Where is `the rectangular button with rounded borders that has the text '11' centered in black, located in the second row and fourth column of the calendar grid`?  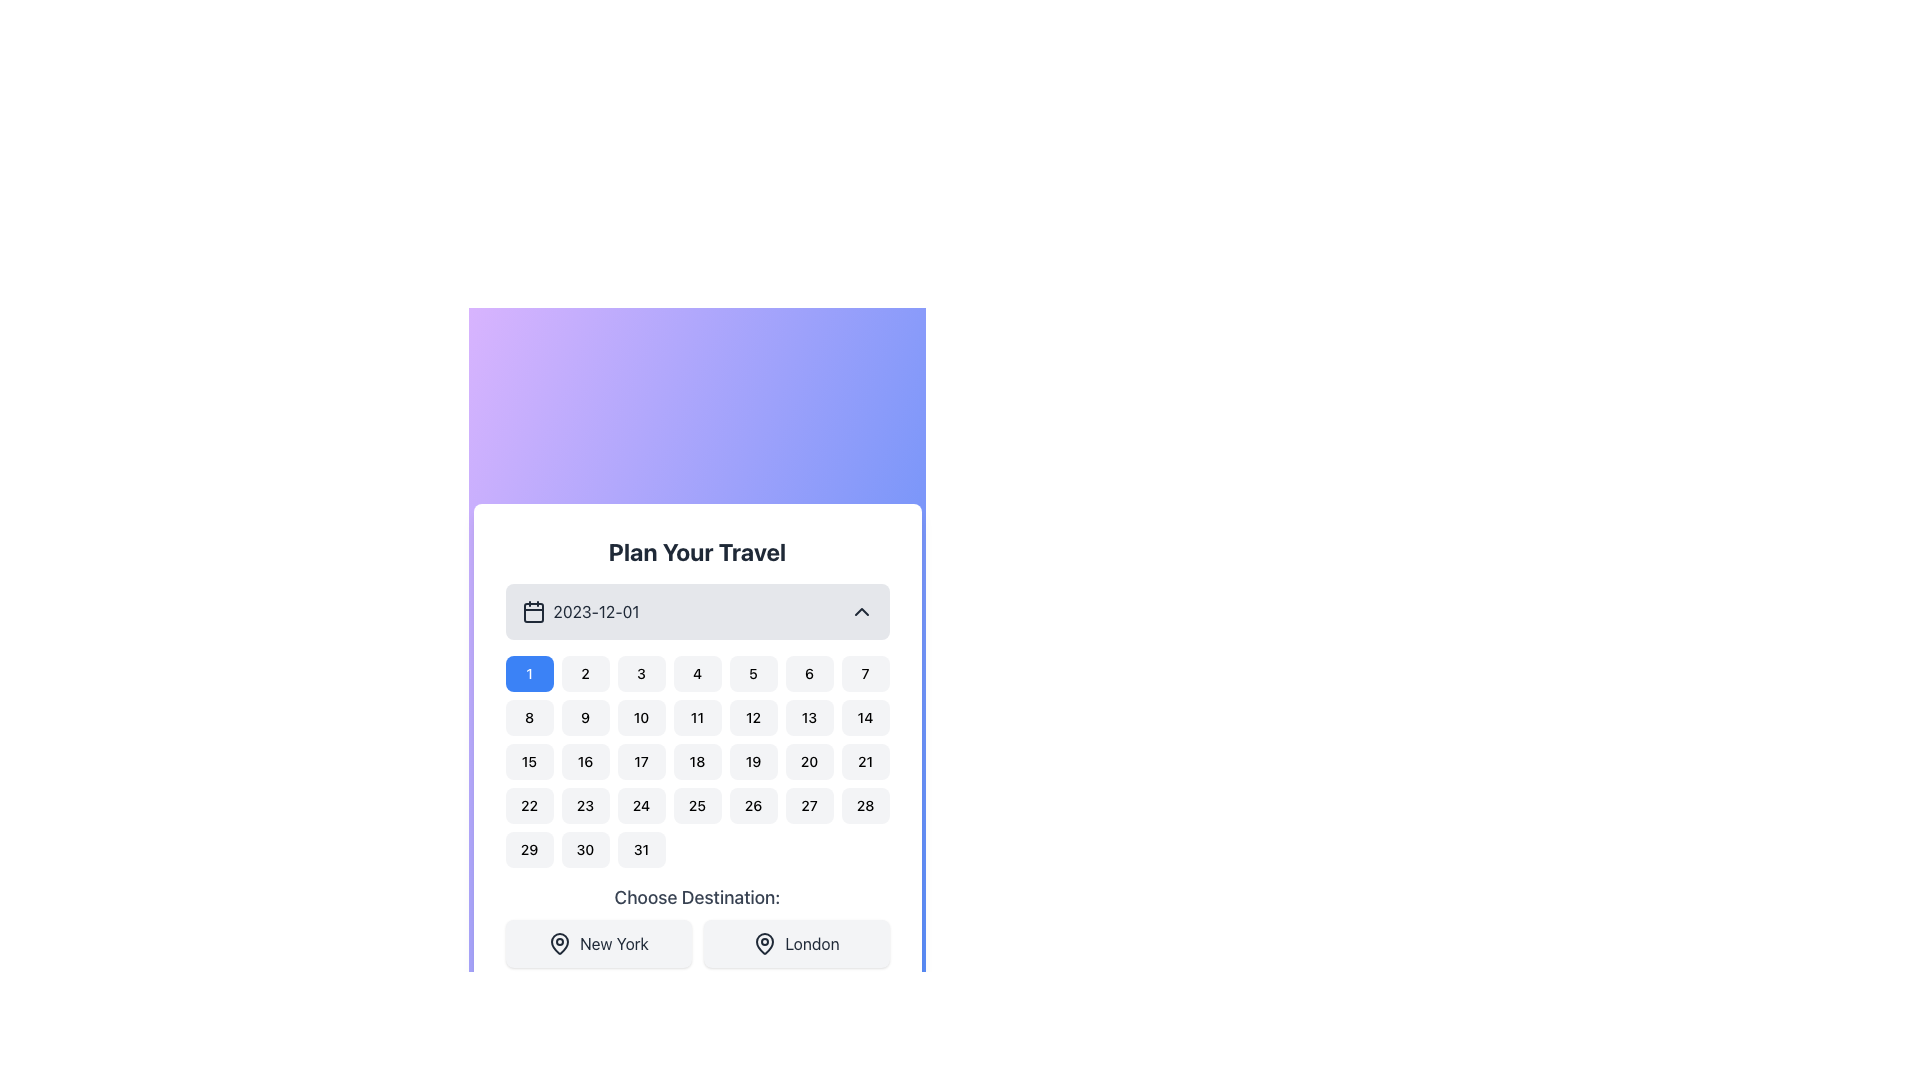
the rectangular button with rounded borders that has the text '11' centered in black, located in the second row and fourth column of the calendar grid is located at coordinates (697, 716).